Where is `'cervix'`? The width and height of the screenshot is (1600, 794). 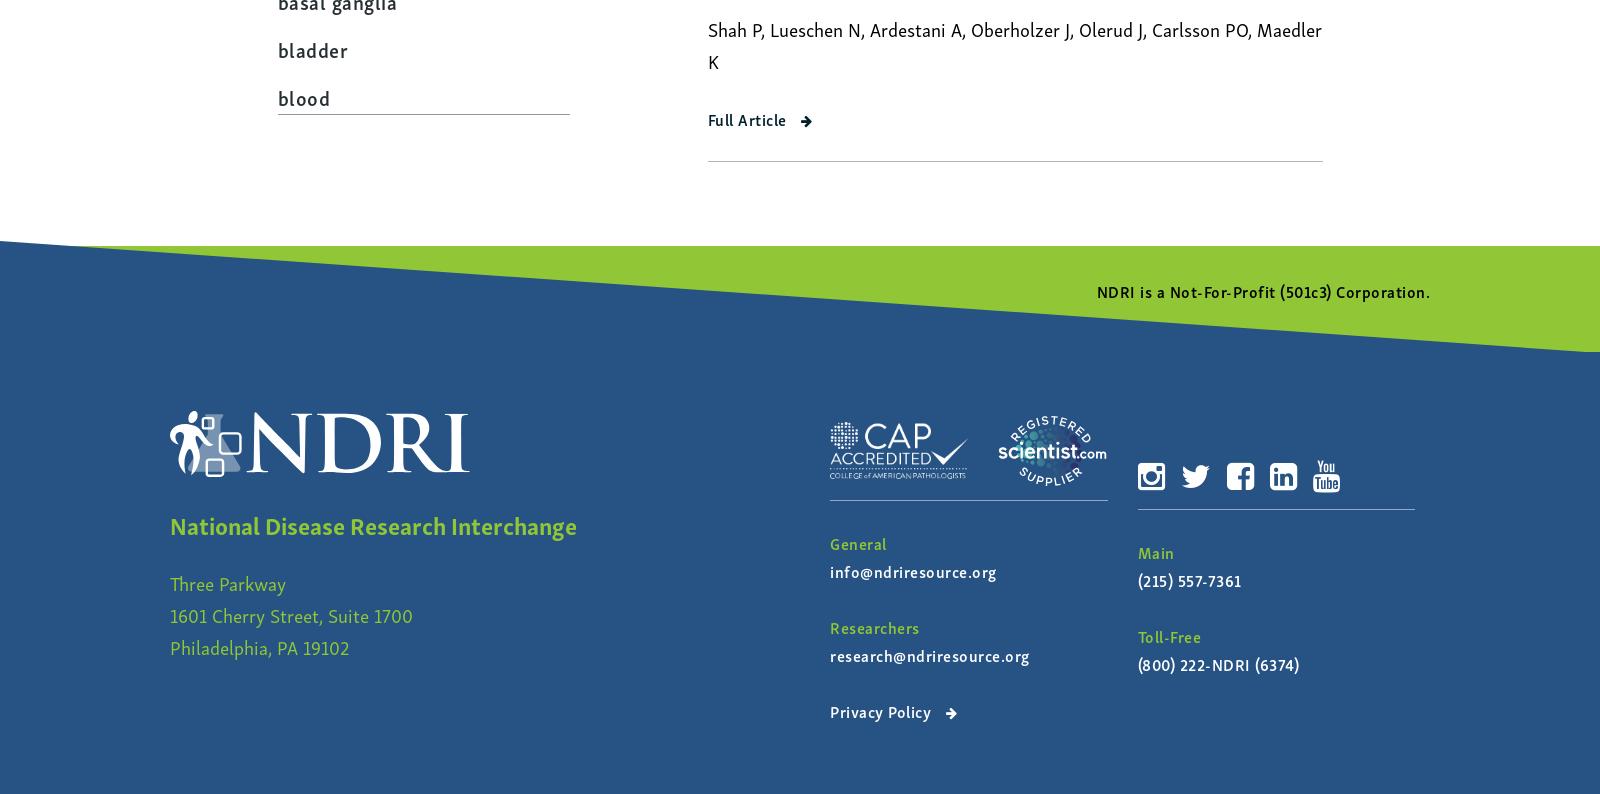 'cervix' is located at coordinates (304, 383).